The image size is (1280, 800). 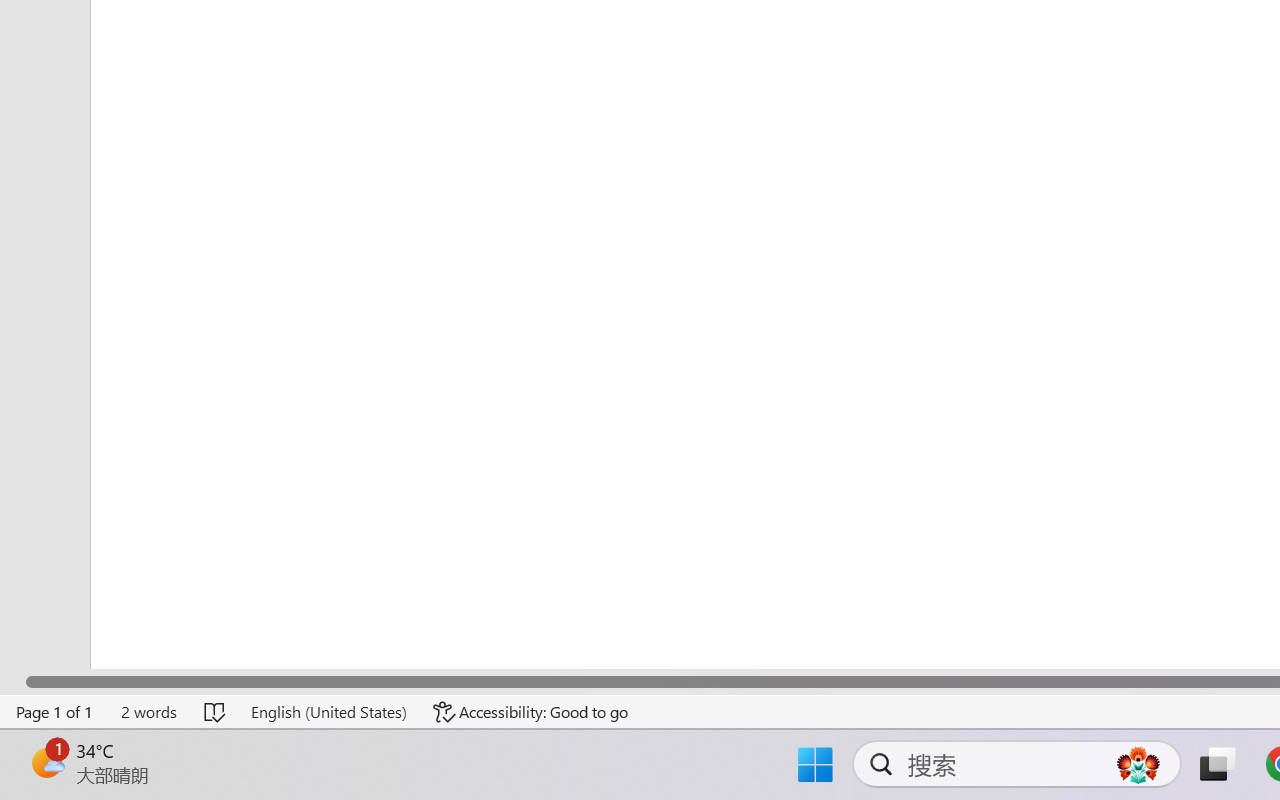 What do you see at coordinates (328, 711) in the screenshot?
I see `'Language English (United States)'` at bounding box center [328, 711].